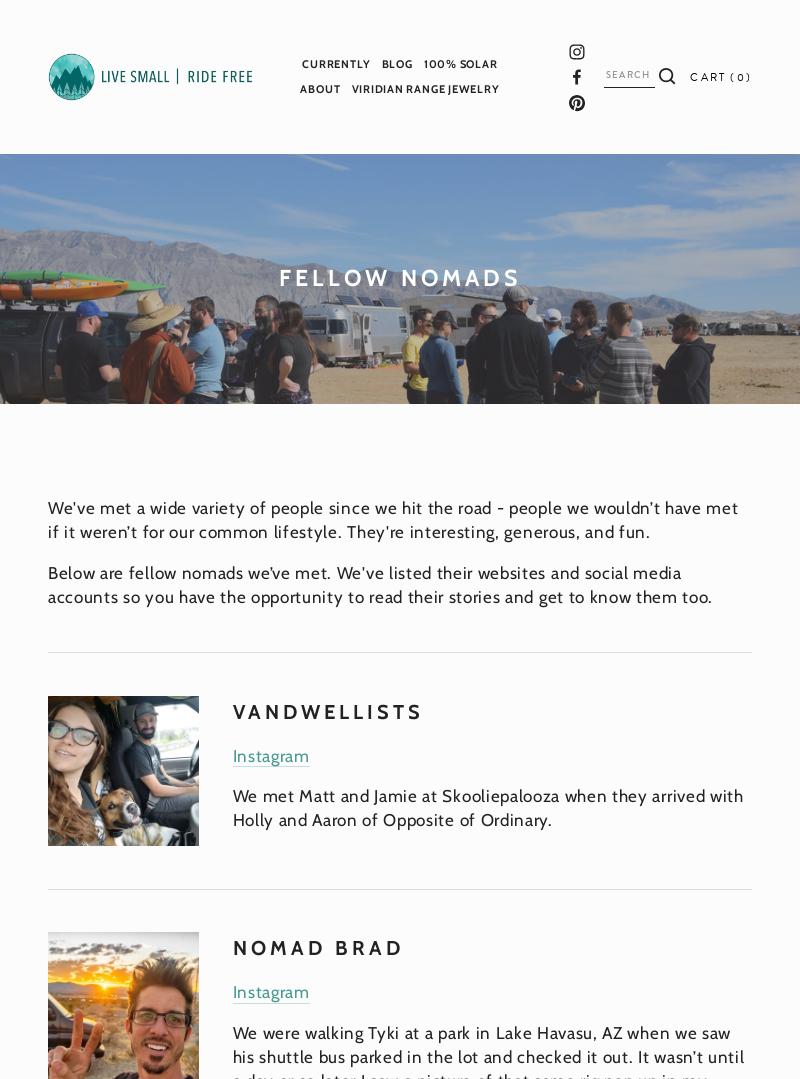 The width and height of the screenshot is (800, 1079). What do you see at coordinates (231, 709) in the screenshot?
I see `'Vandwellists'` at bounding box center [231, 709].